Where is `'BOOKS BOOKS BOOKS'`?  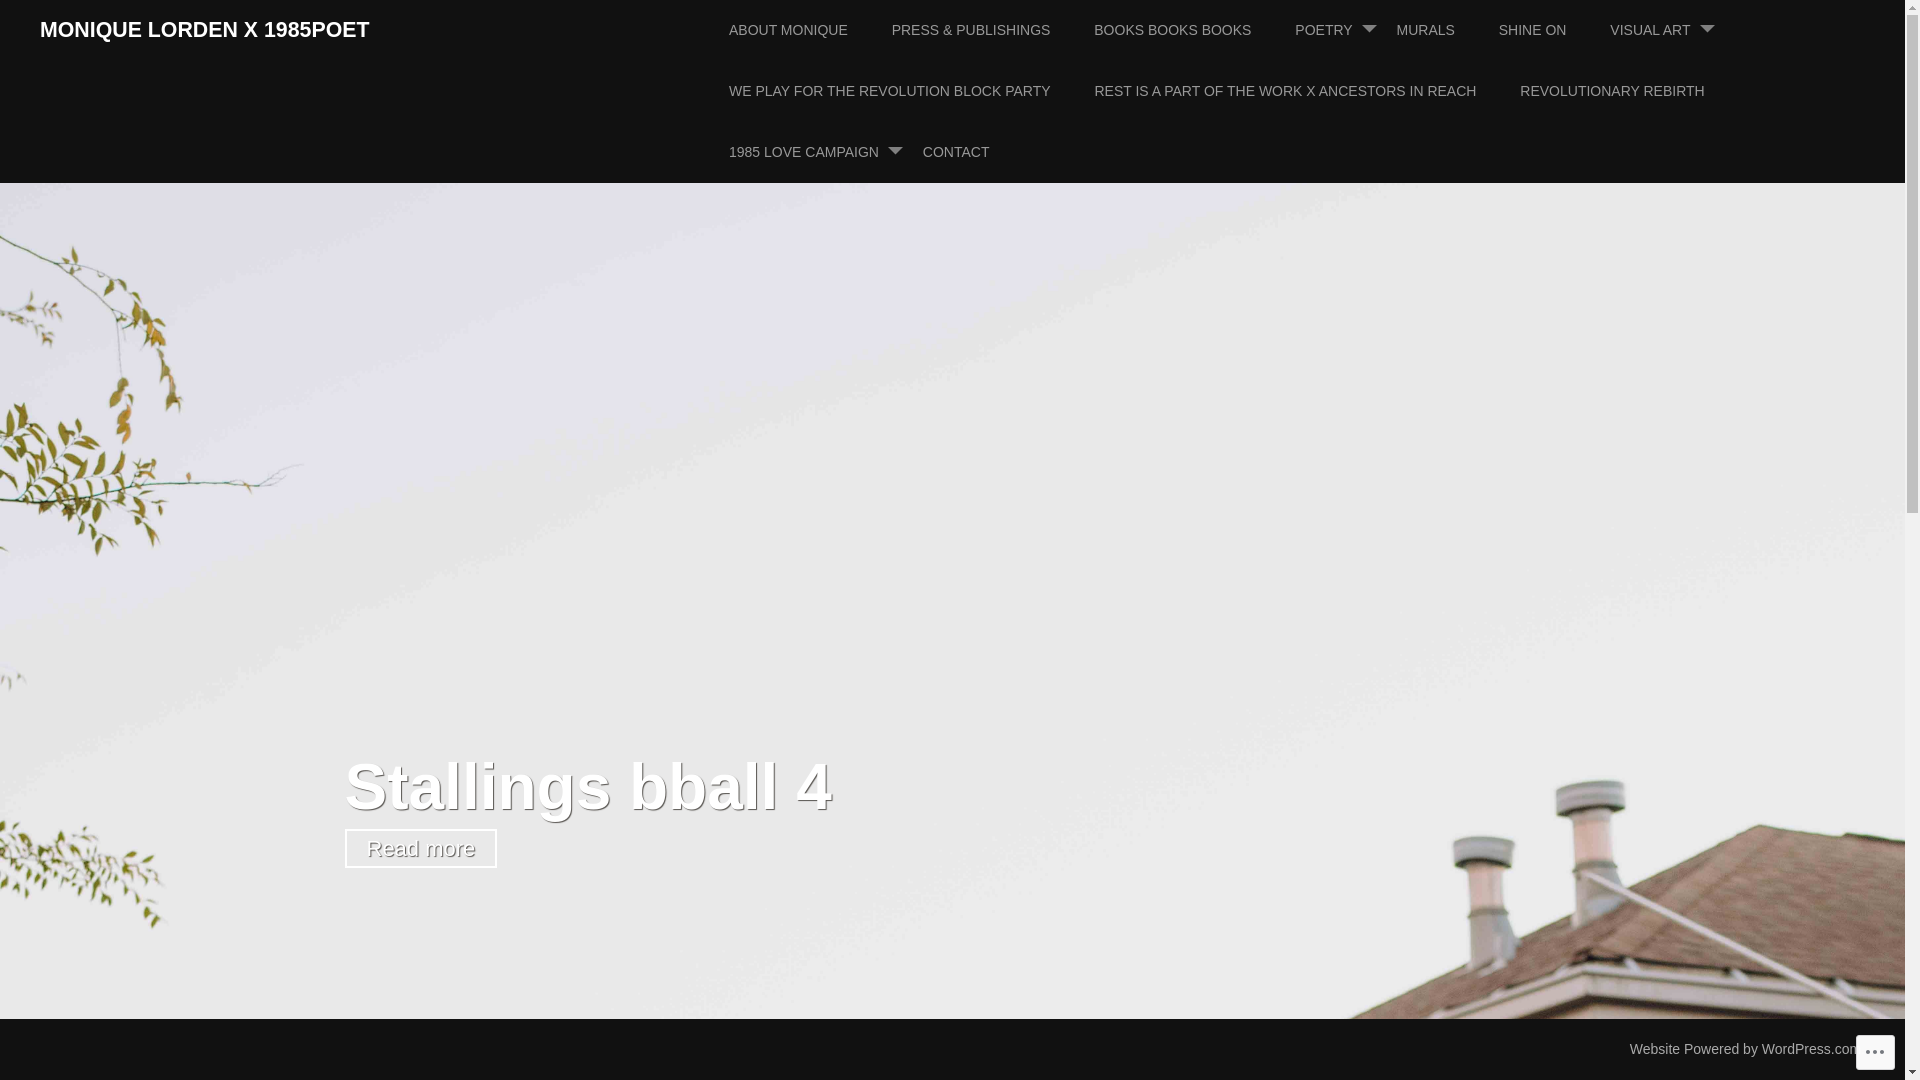
'BOOKS BOOKS BOOKS' is located at coordinates (1093, 30).